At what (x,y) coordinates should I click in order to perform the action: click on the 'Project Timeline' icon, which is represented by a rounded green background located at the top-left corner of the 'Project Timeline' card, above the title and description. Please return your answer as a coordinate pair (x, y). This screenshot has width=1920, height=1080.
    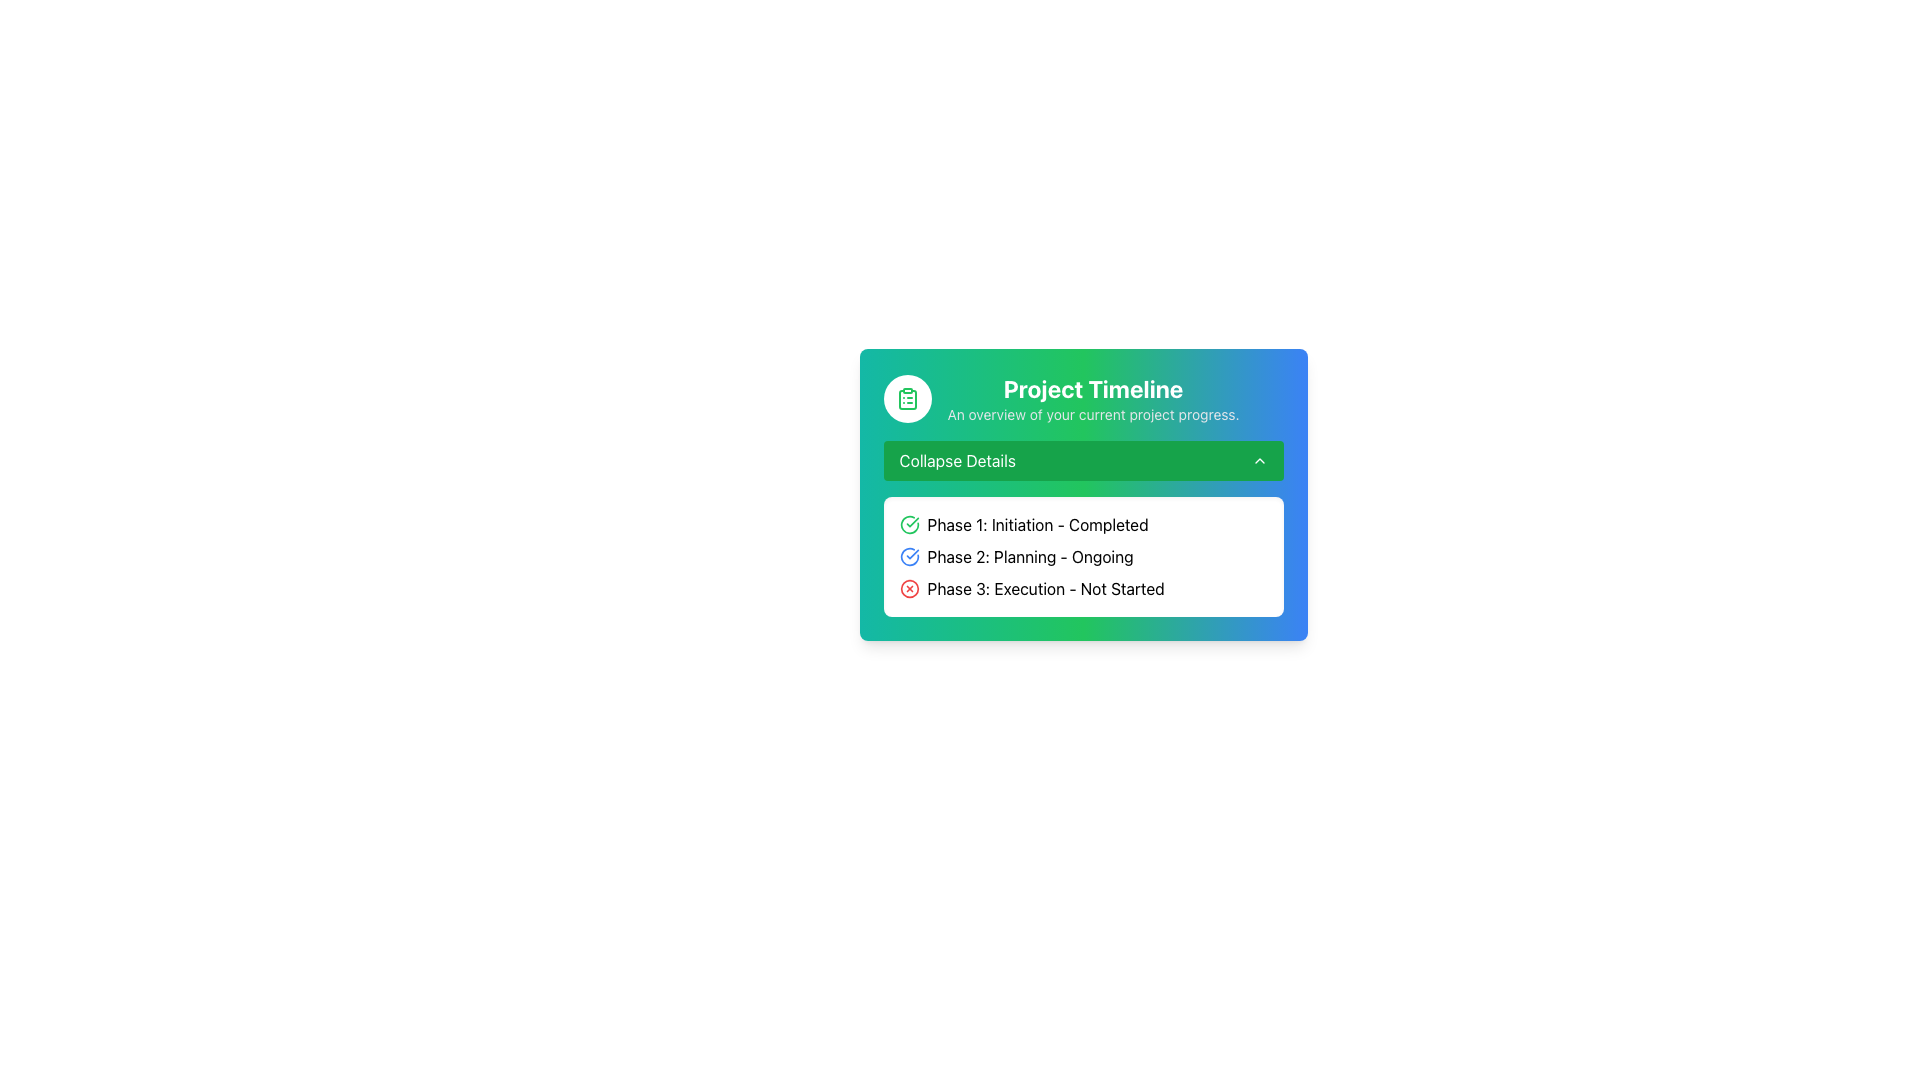
    Looking at the image, I should click on (906, 398).